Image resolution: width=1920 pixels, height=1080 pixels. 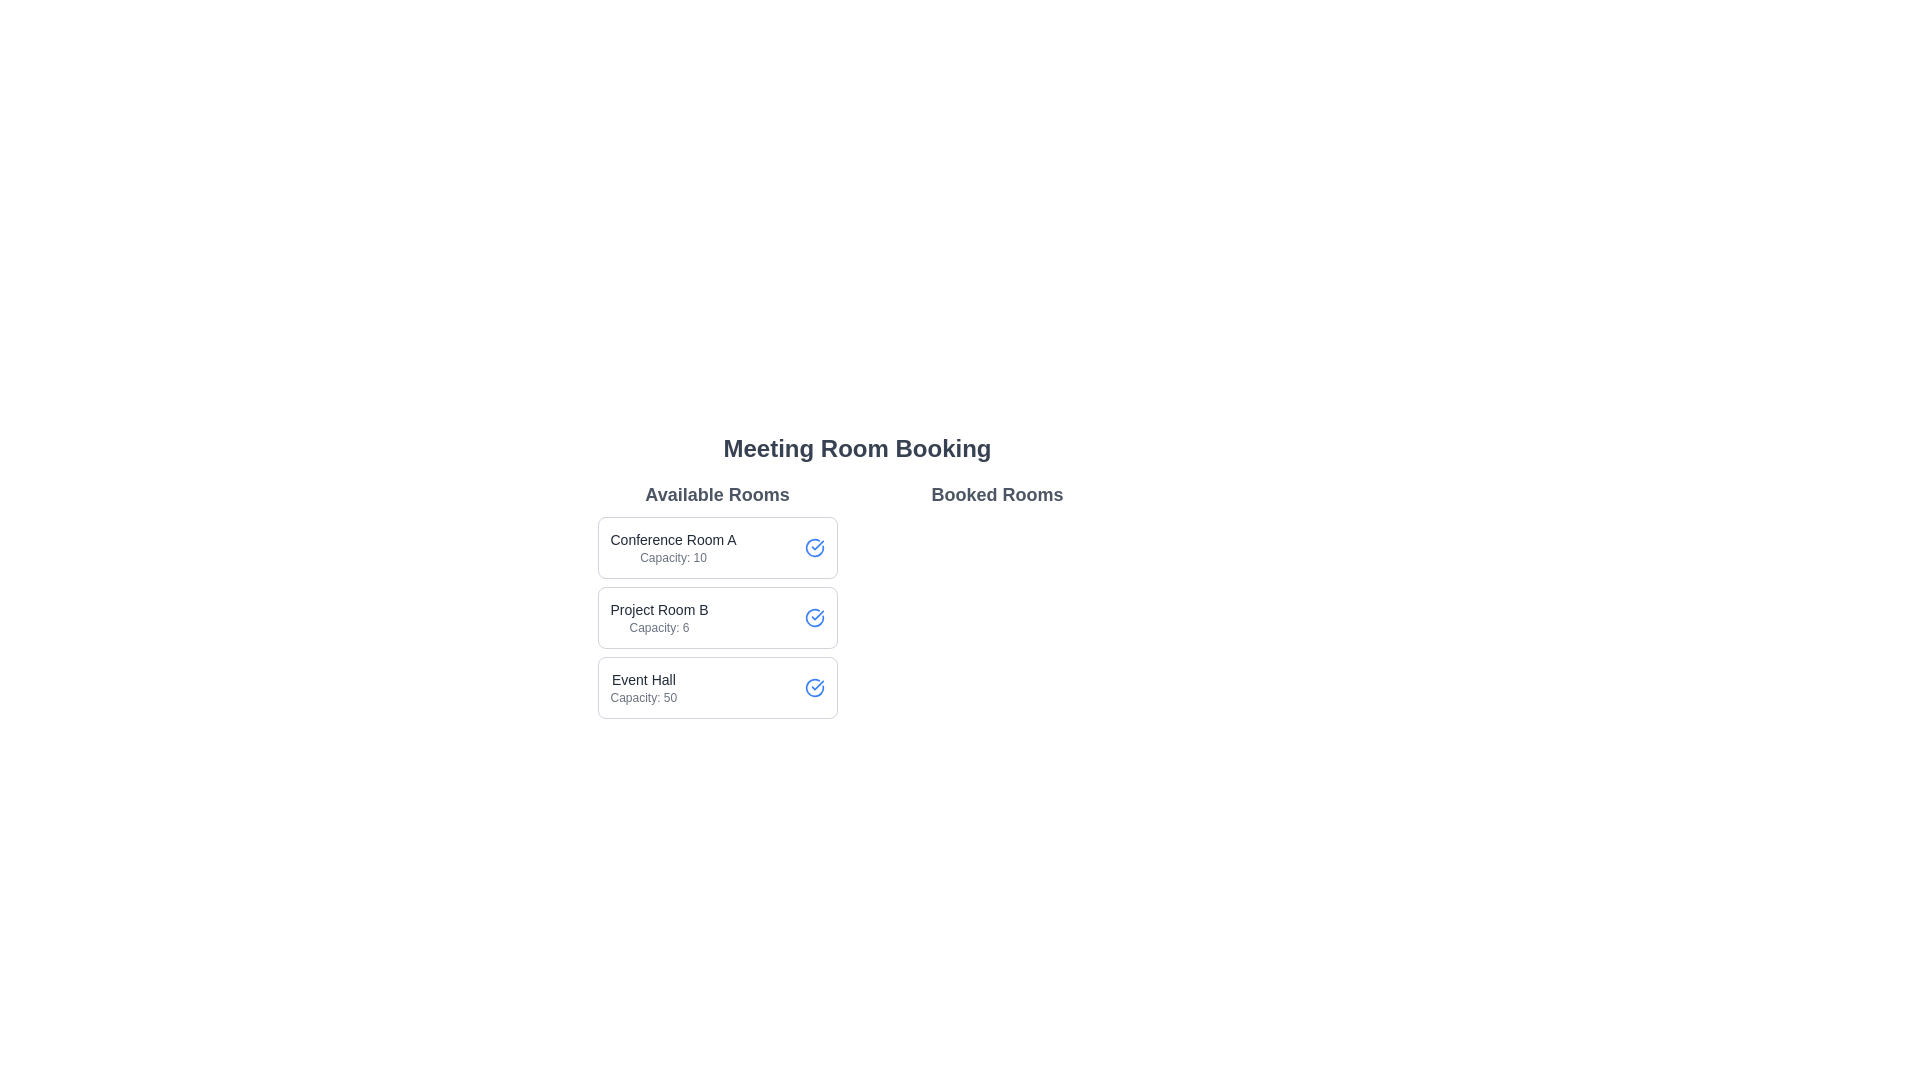 I want to click on capacity information displayed as 'Capacity: 6' in gray color beneath the 'Project Room B' label within the Available Rooms section, so click(x=659, y=627).